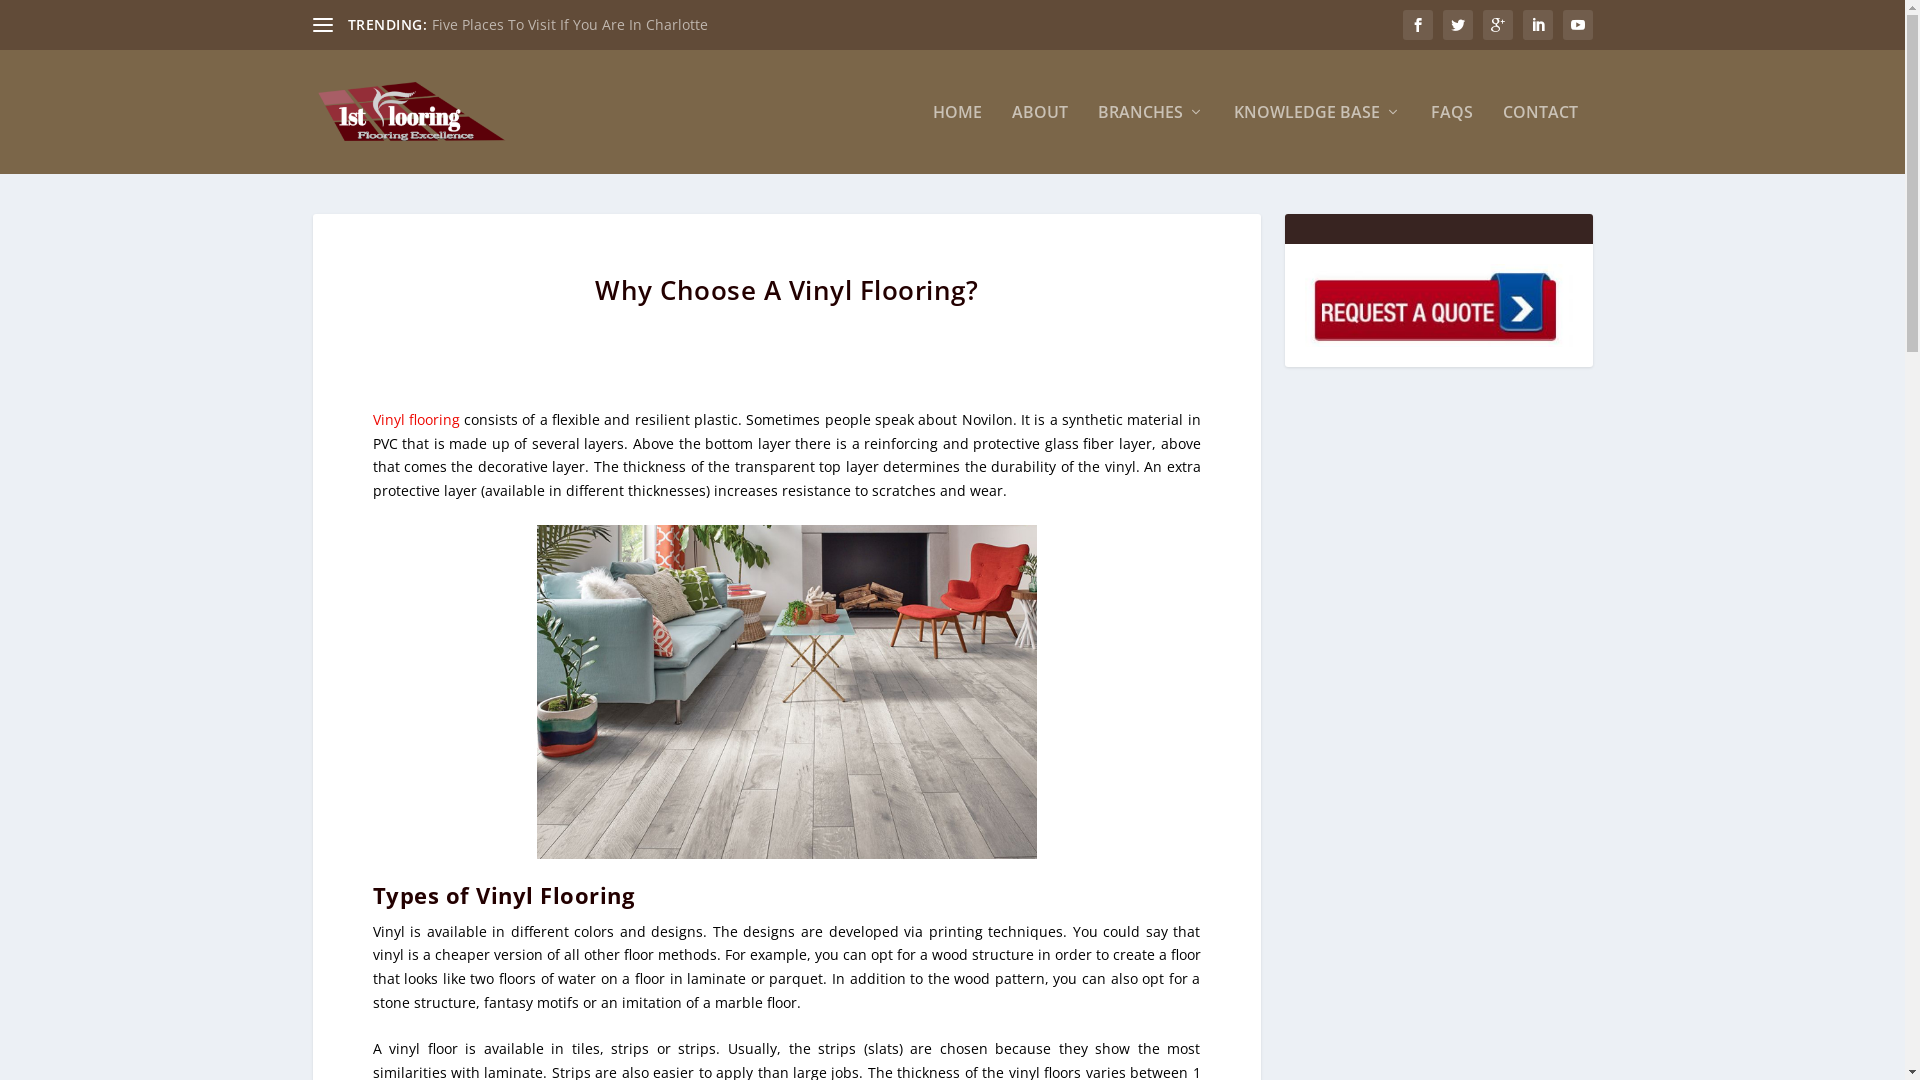 This screenshot has height=1080, width=1920. Describe the element at coordinates (372, 418) in the screenshot. I see `'Vinyl flooring'` at that location.